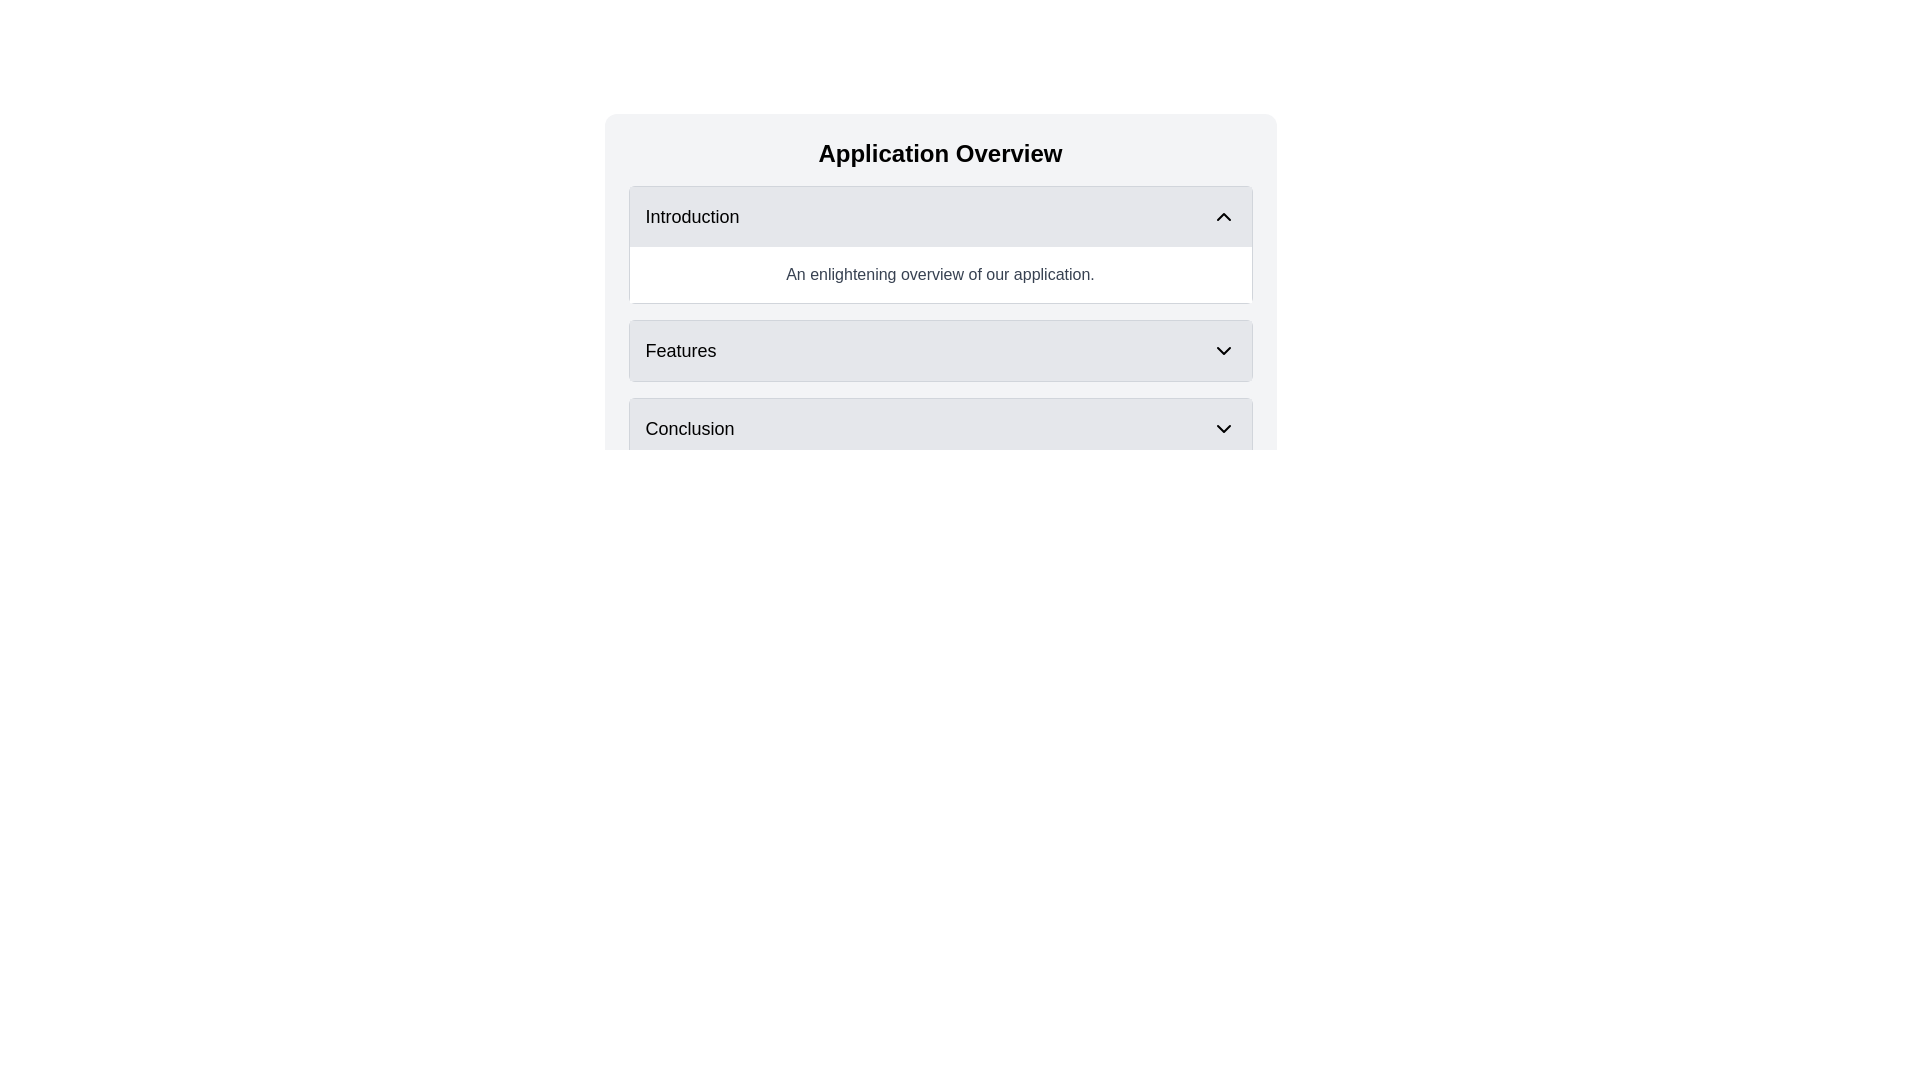 The height and width of the screenshot is (1080, 1920). What do you see at coordinates (939, 274) in the screenshot?
I see `the static descriptive text located under the 'Introduction' header in the accordion-style component, which provides an overview of the application` at bounding box center [939, 274].